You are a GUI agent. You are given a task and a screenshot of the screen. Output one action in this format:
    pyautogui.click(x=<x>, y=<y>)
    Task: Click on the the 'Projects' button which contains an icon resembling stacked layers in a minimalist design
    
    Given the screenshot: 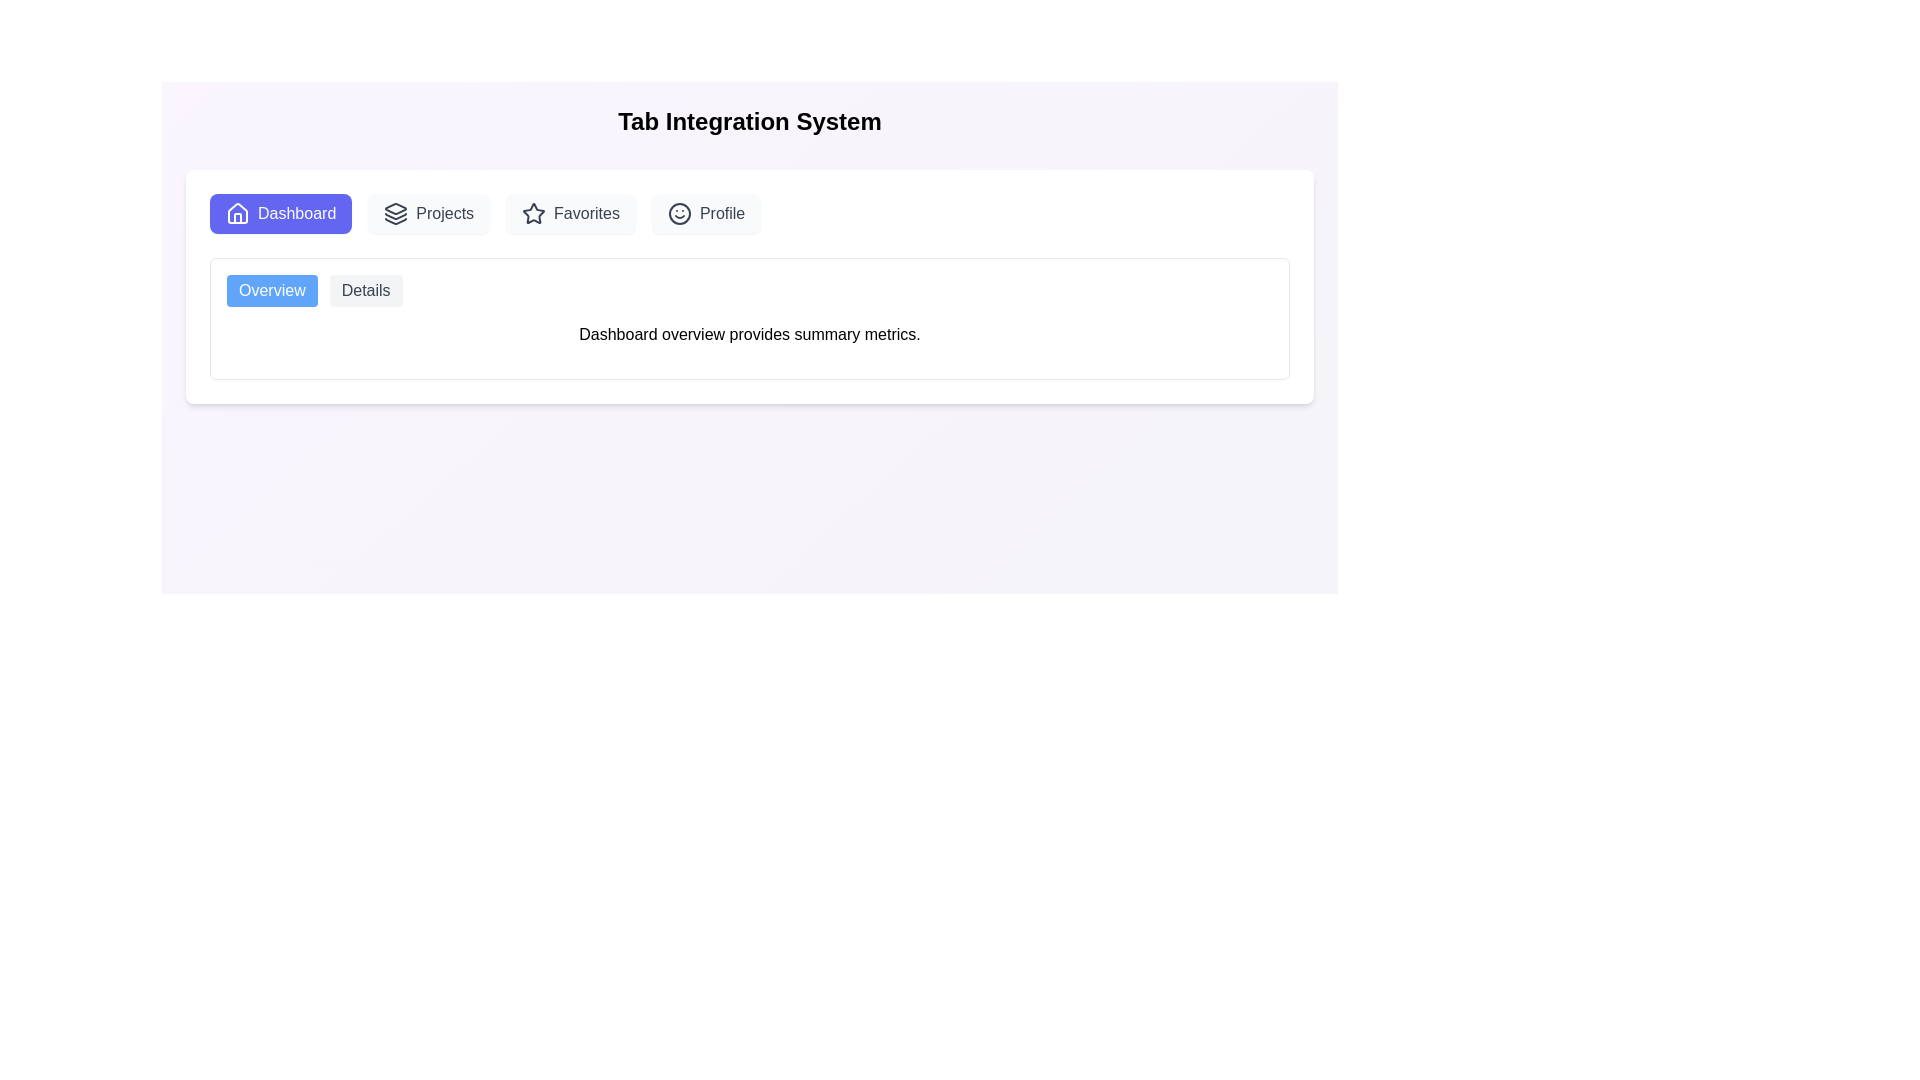 What is the action you would take?
    pyautogui.click(x=396, y=213)
    